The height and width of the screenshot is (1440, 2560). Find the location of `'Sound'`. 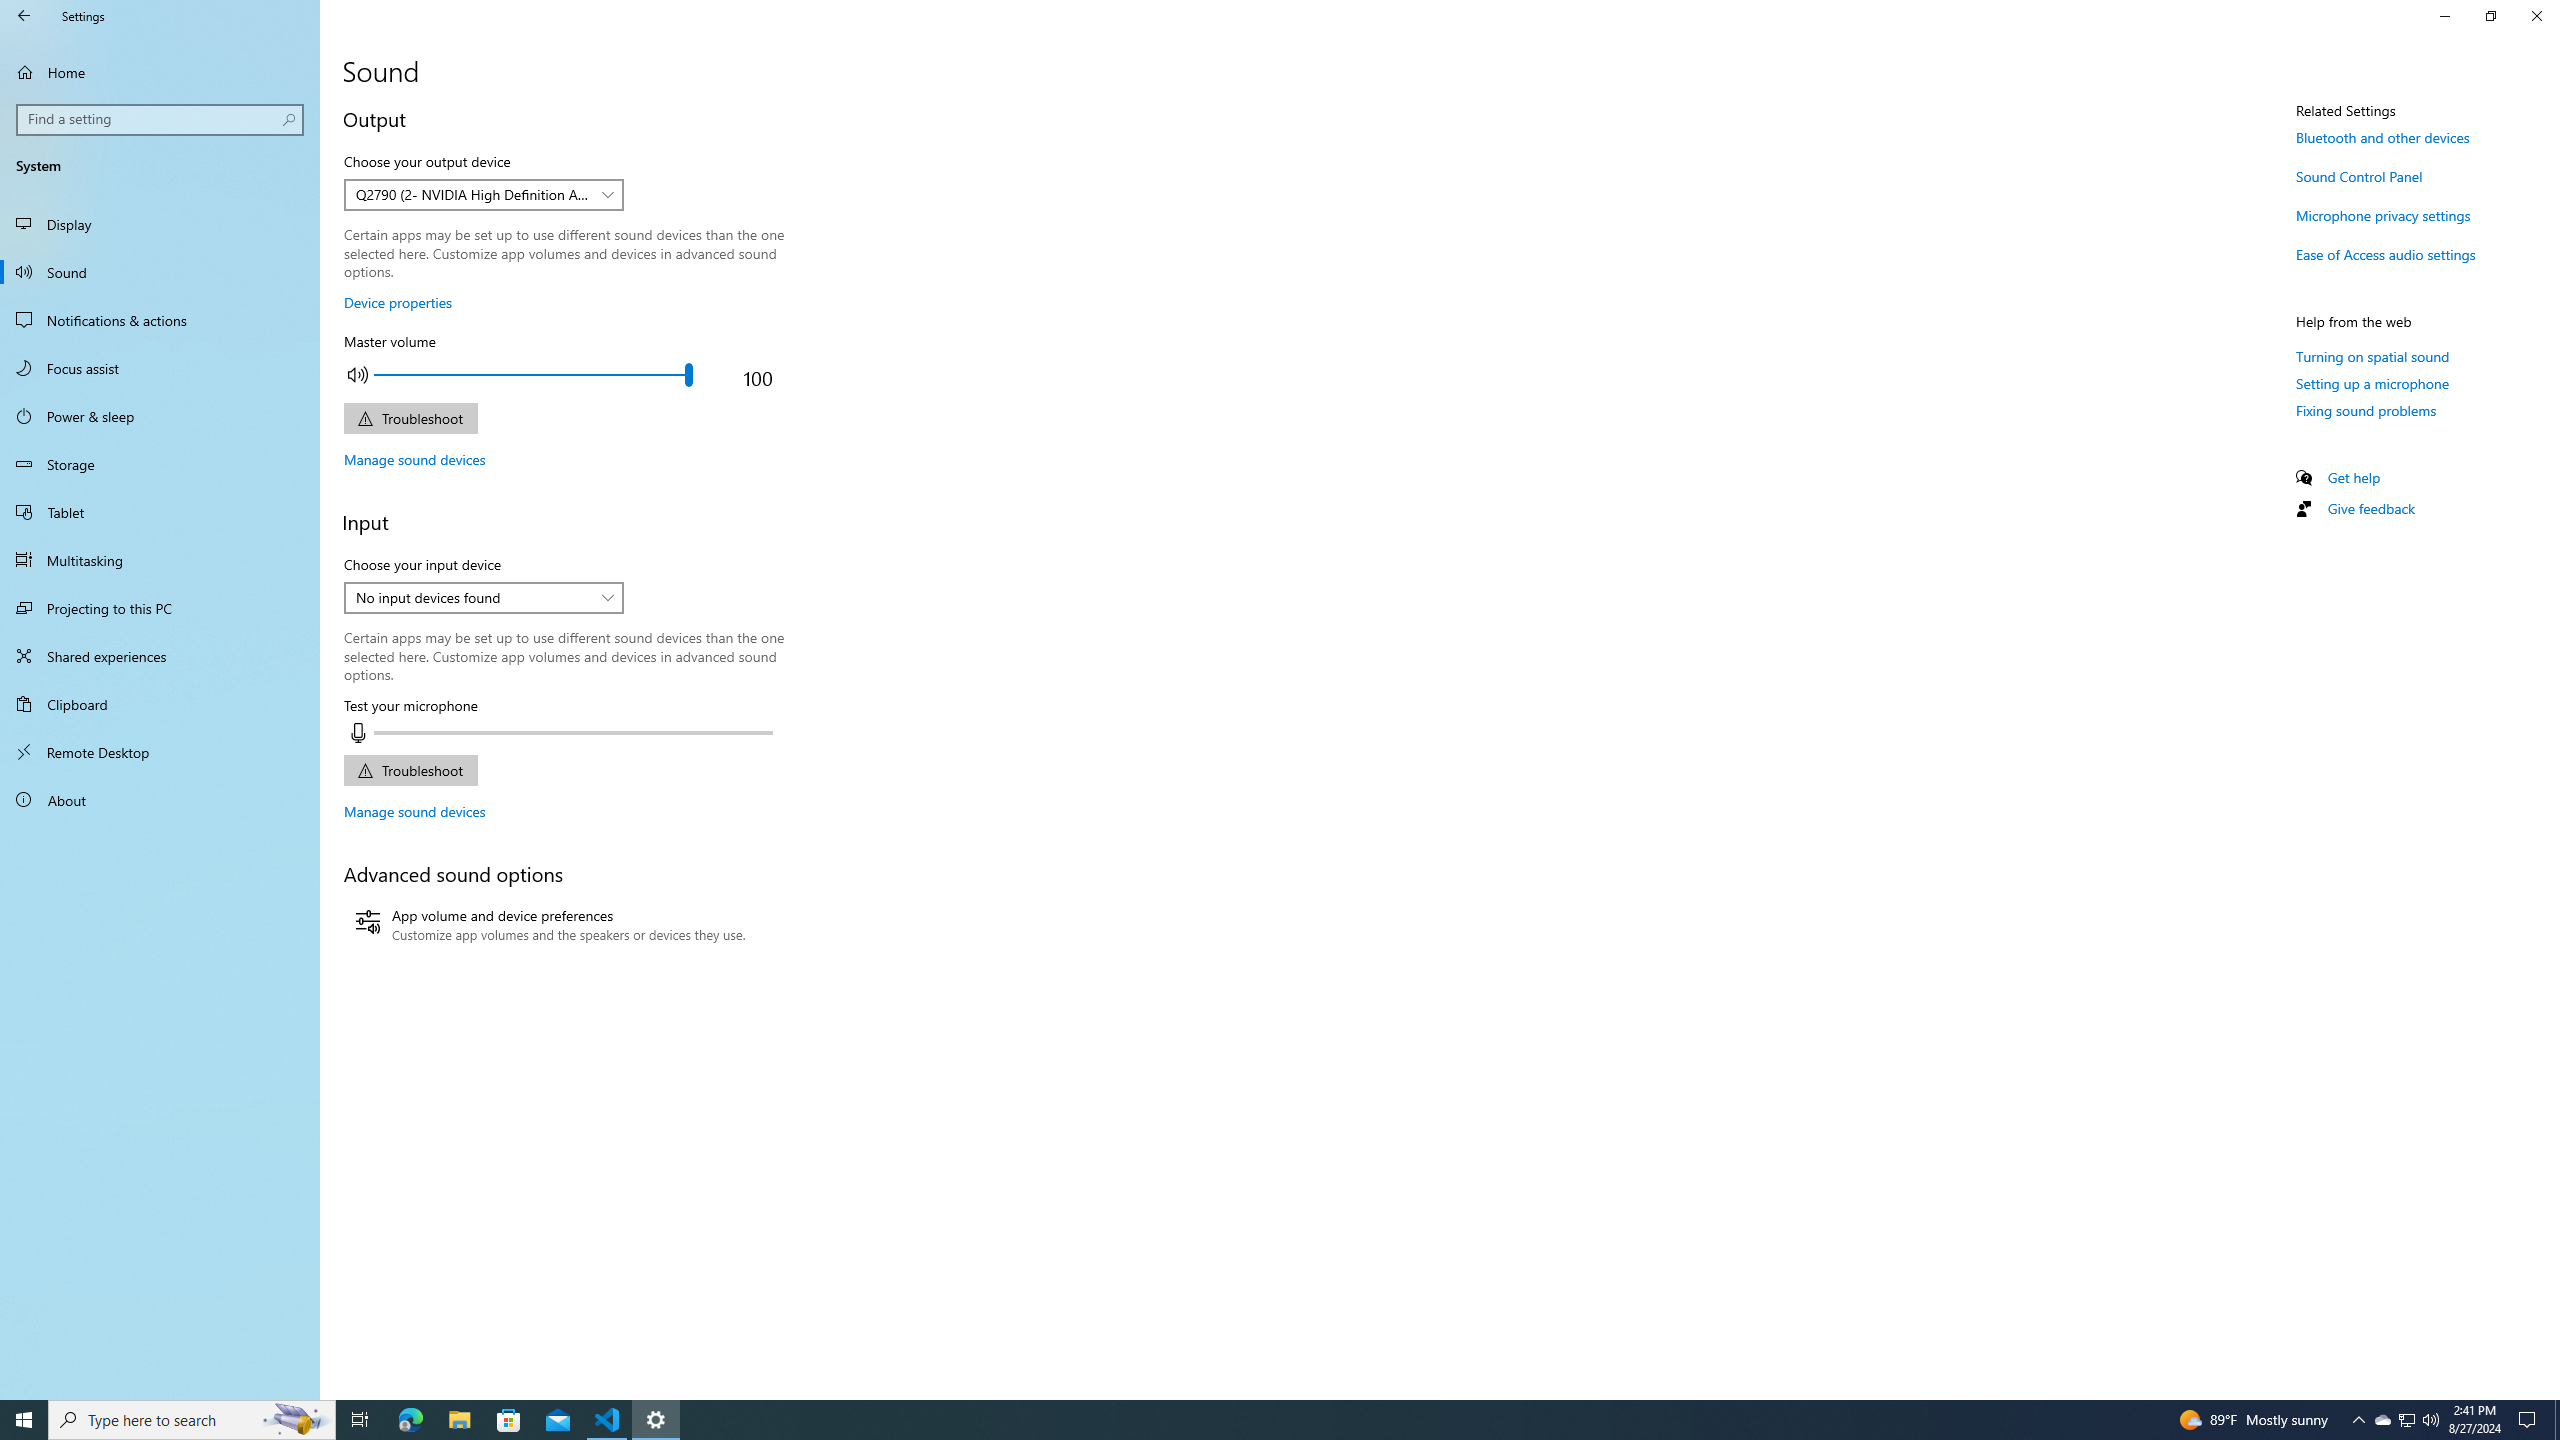

'Sound' is located at coordinates (159, 271).